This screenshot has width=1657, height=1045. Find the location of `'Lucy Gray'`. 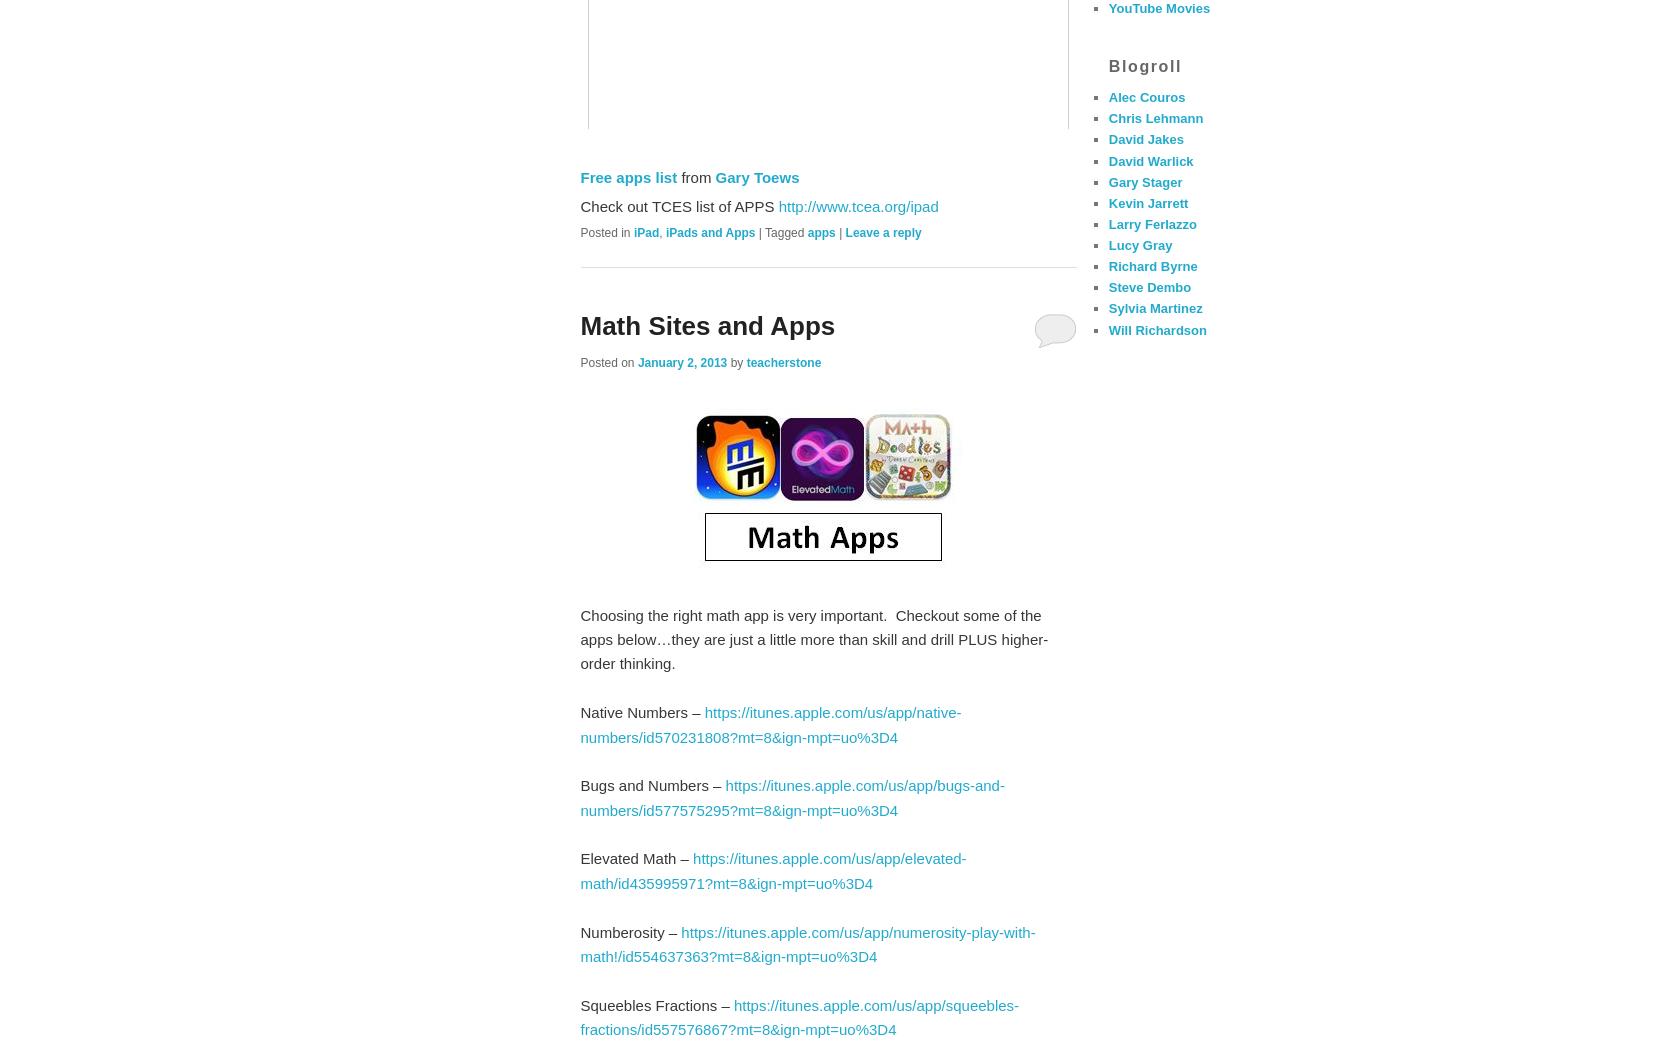

'Lucy Gray' is located at coordinates (1139, 244).